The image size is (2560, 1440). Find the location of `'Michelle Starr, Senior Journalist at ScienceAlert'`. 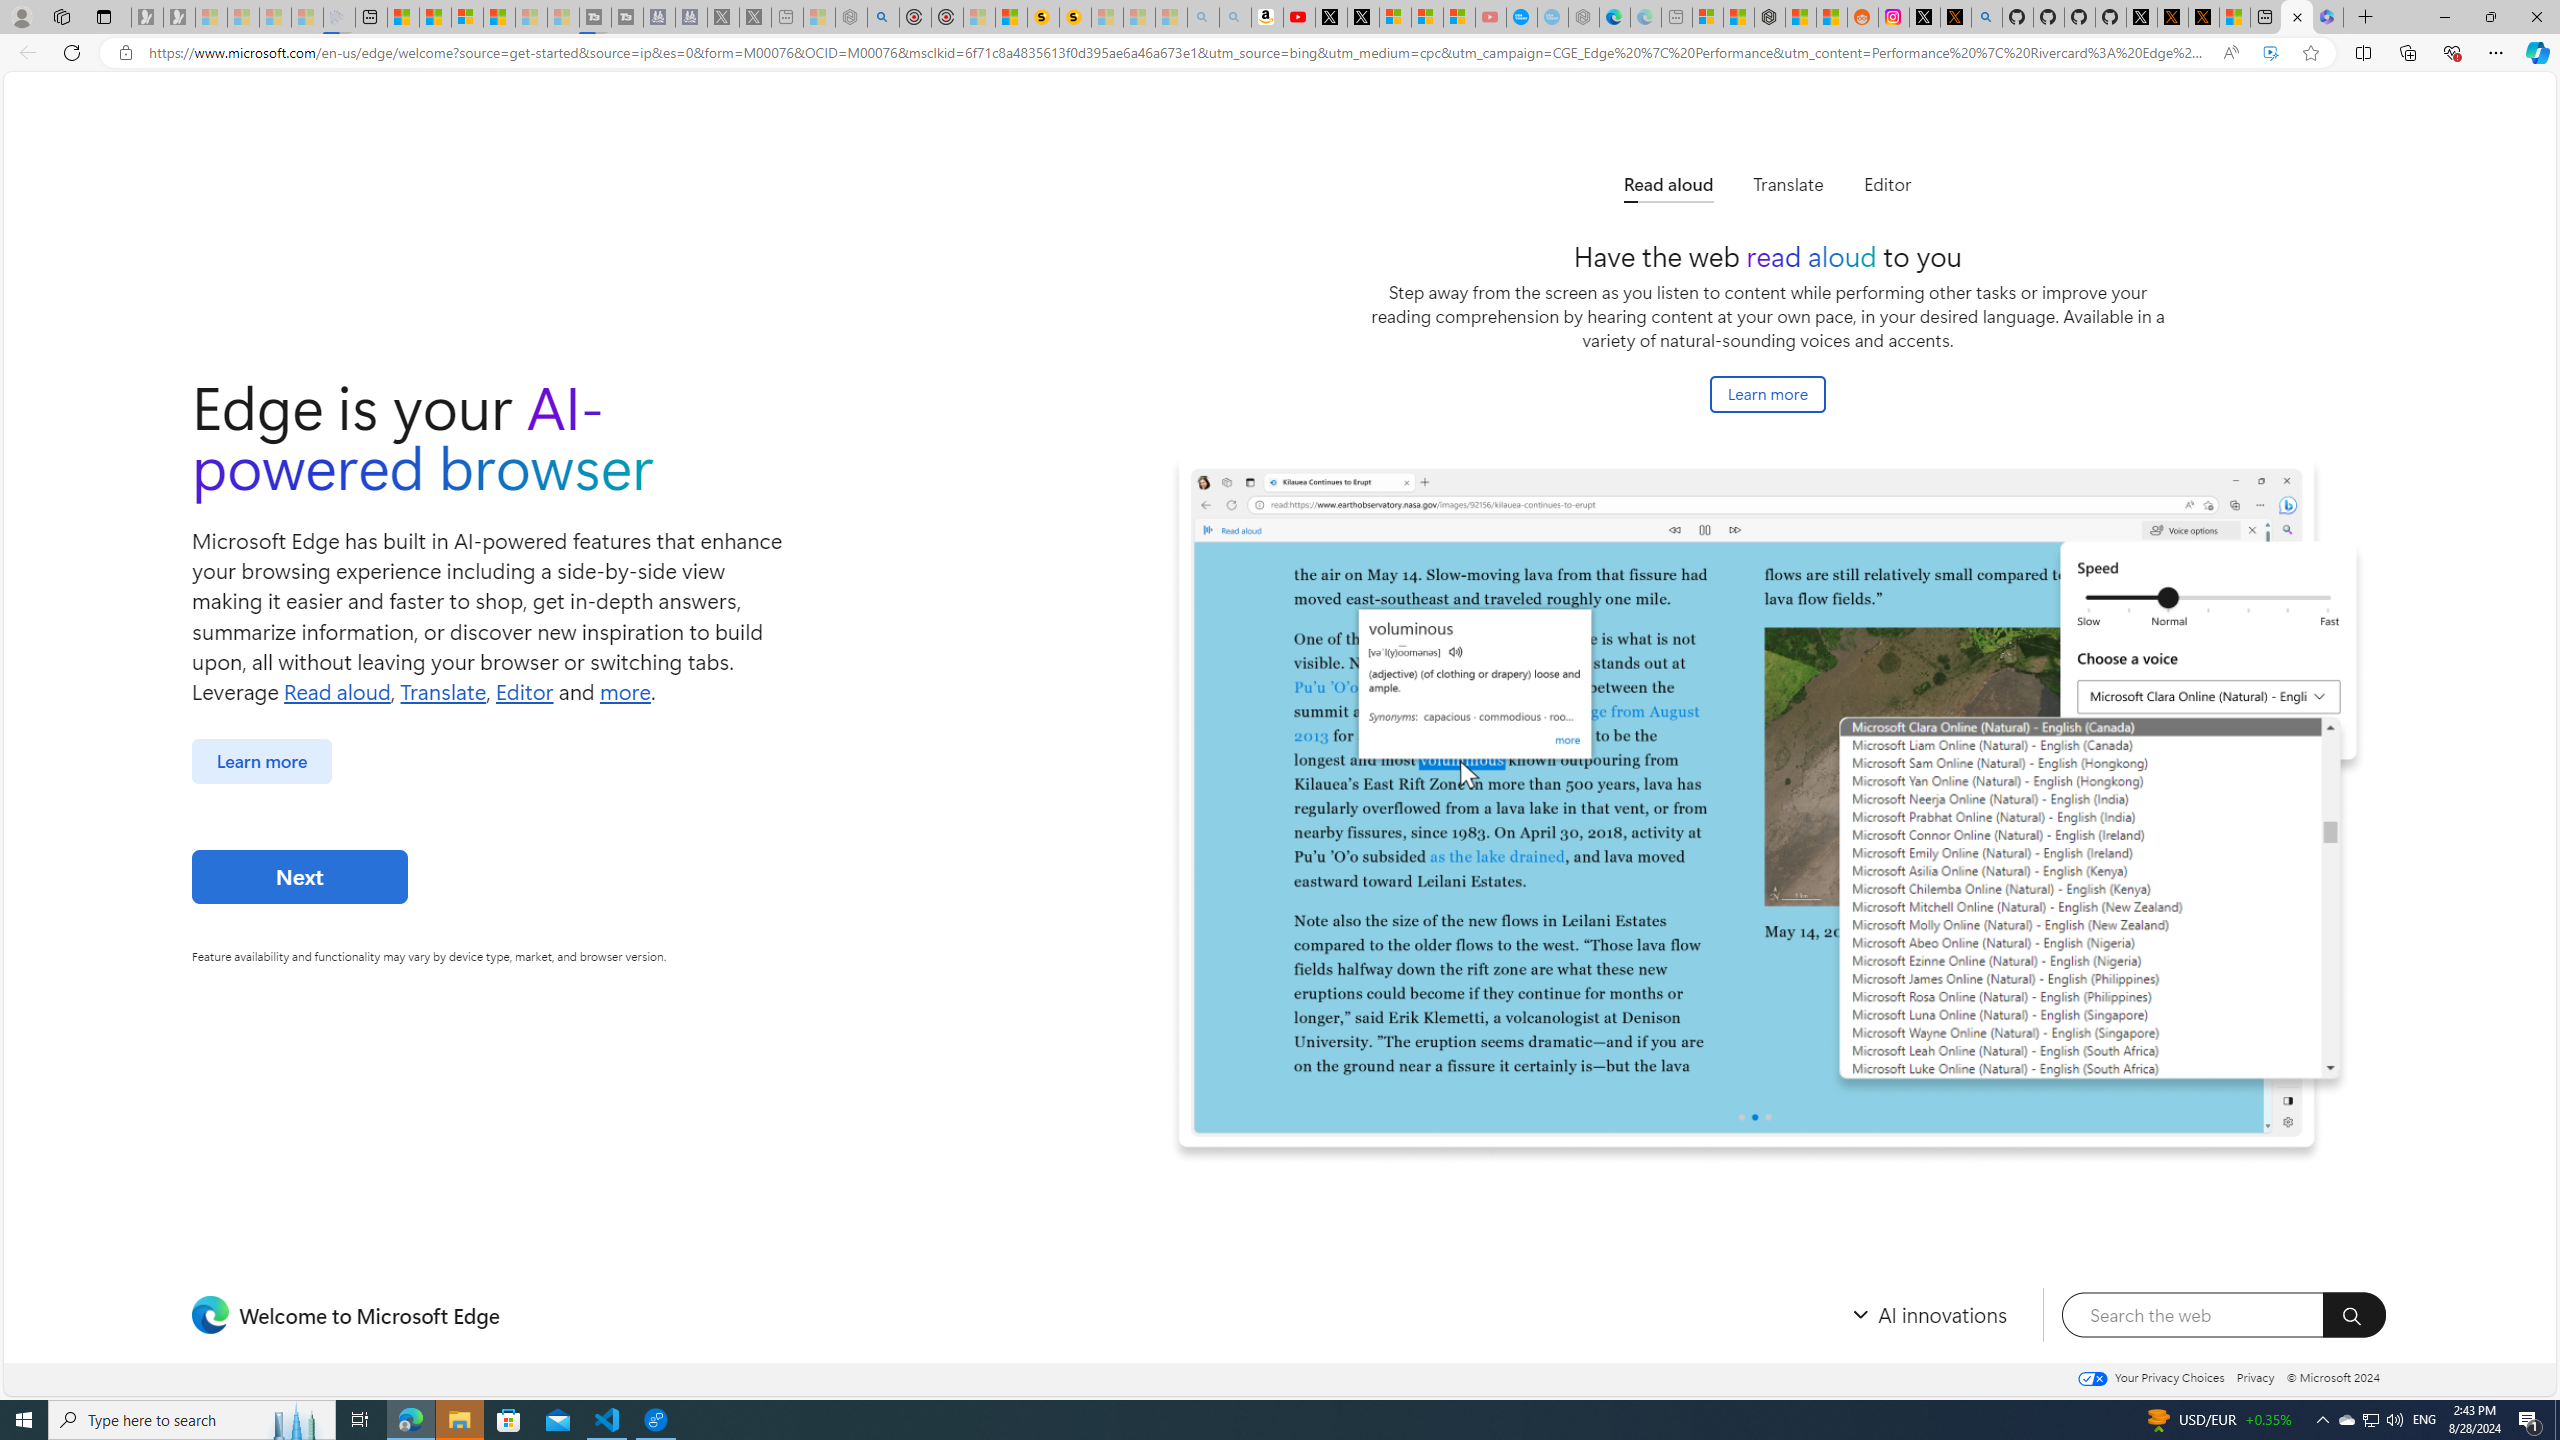

'Michelle Starr, Senior Journalist at ScienceAlert' is located at coordinates (1076, 16).